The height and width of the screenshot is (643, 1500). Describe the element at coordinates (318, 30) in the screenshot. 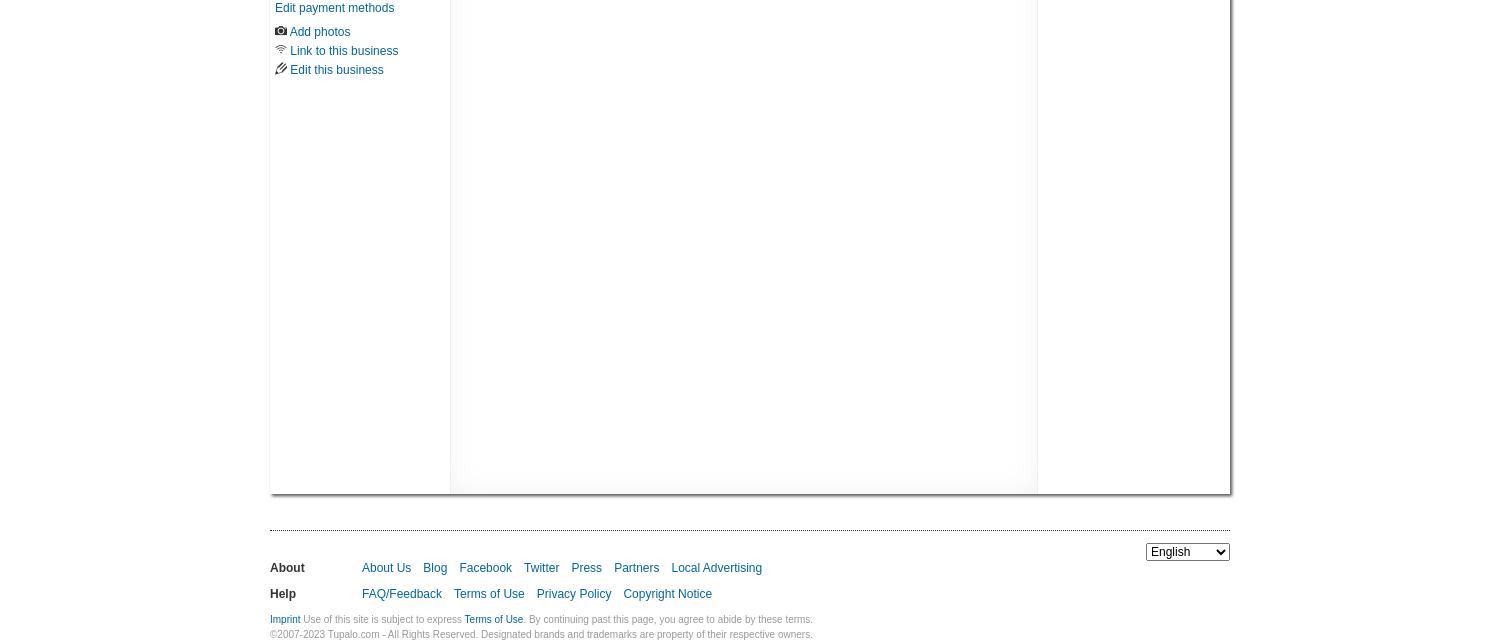

I see `'Add photos'` at that location.